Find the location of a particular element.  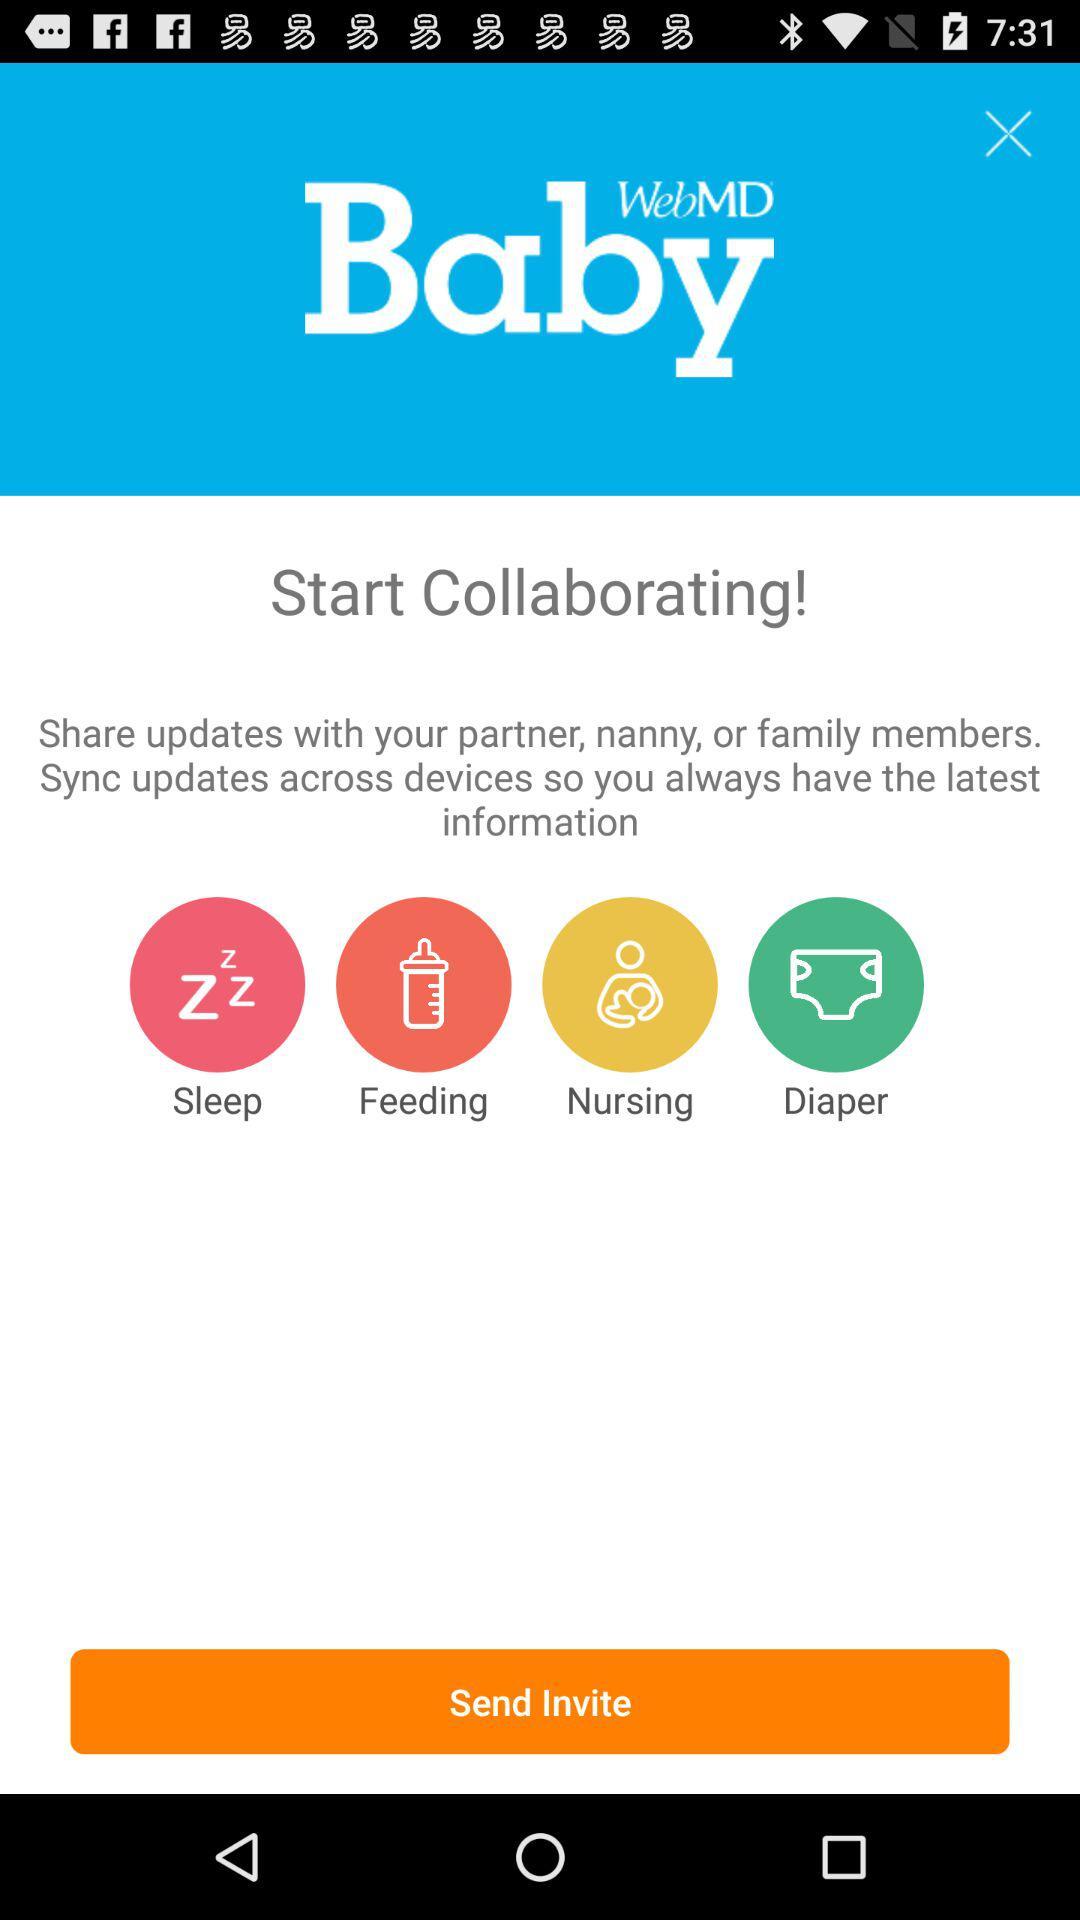

the send invite icon is located at coordinates (540, 1700).